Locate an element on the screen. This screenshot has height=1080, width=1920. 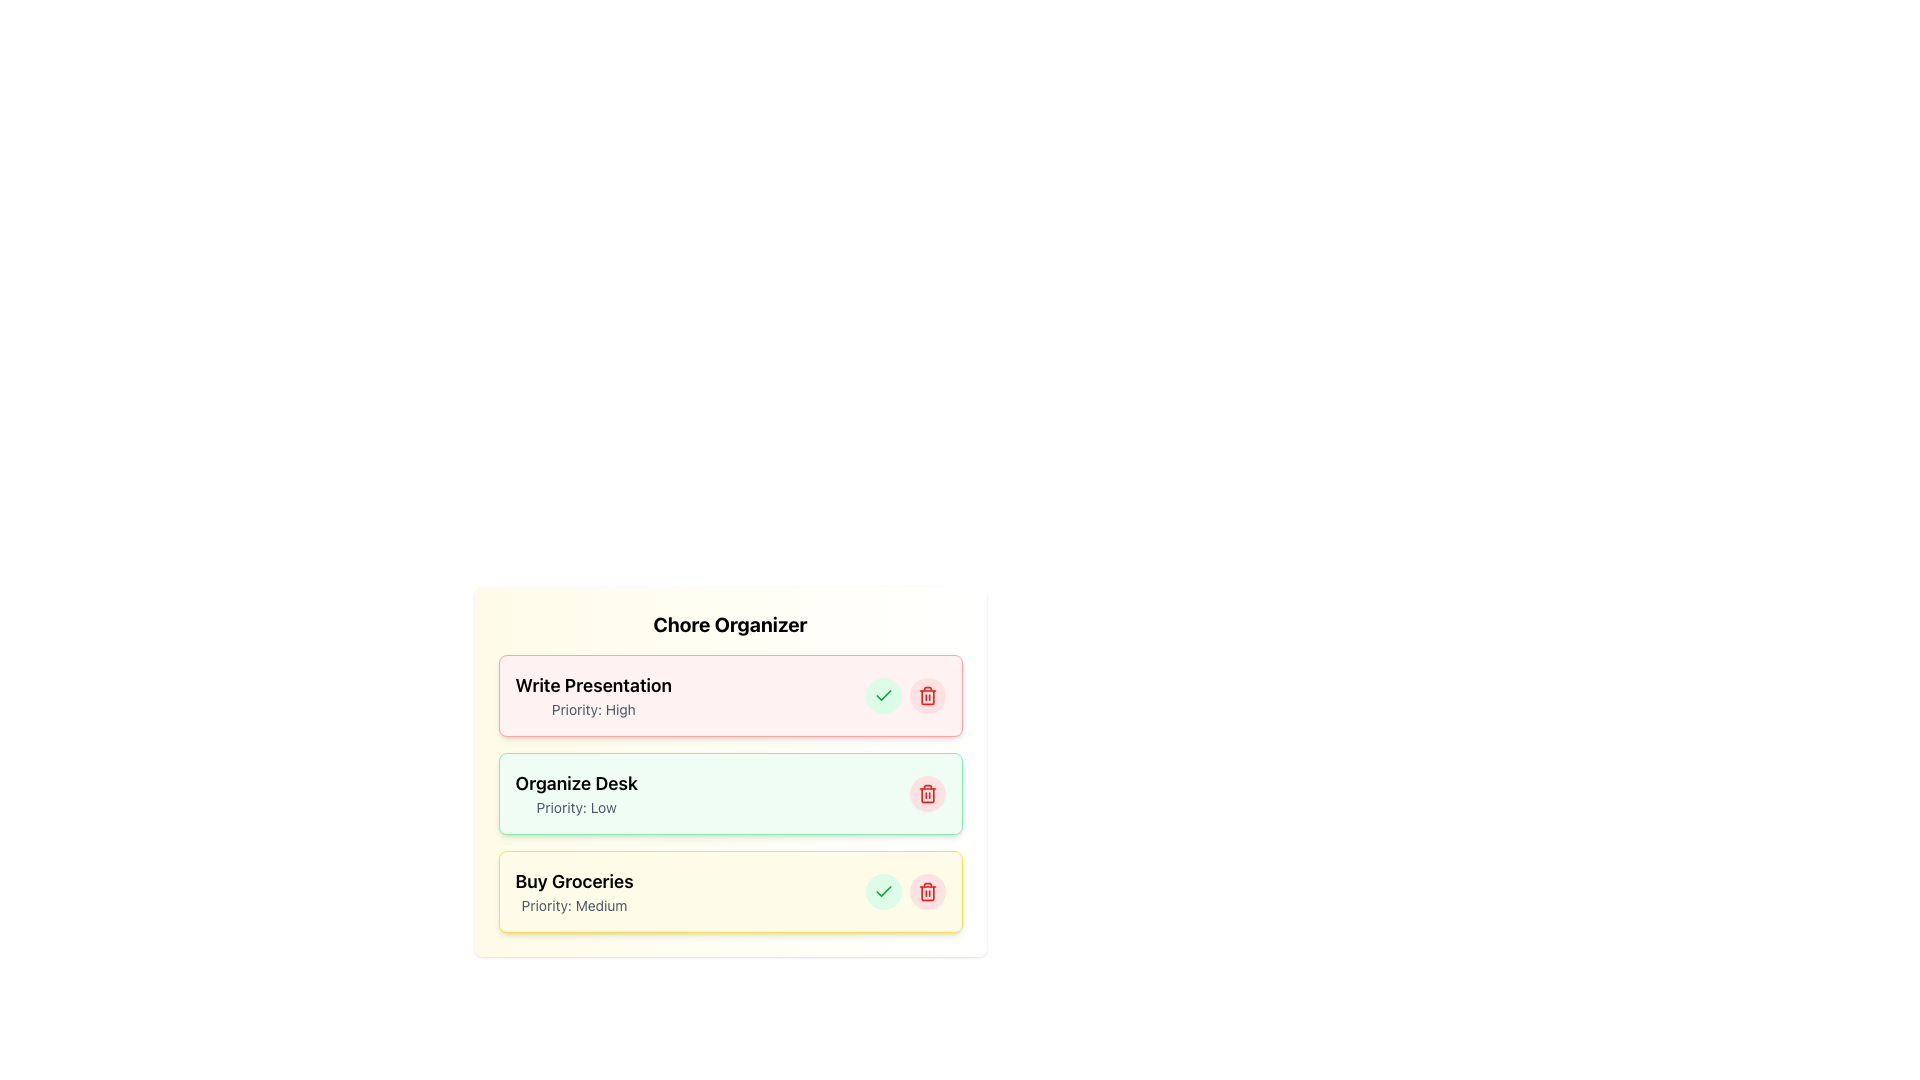
the task entry text box that conveys the name of the task 'Organize Desk' and its priority 'Low' in the task manager interface is located at coordinates (575, 793).